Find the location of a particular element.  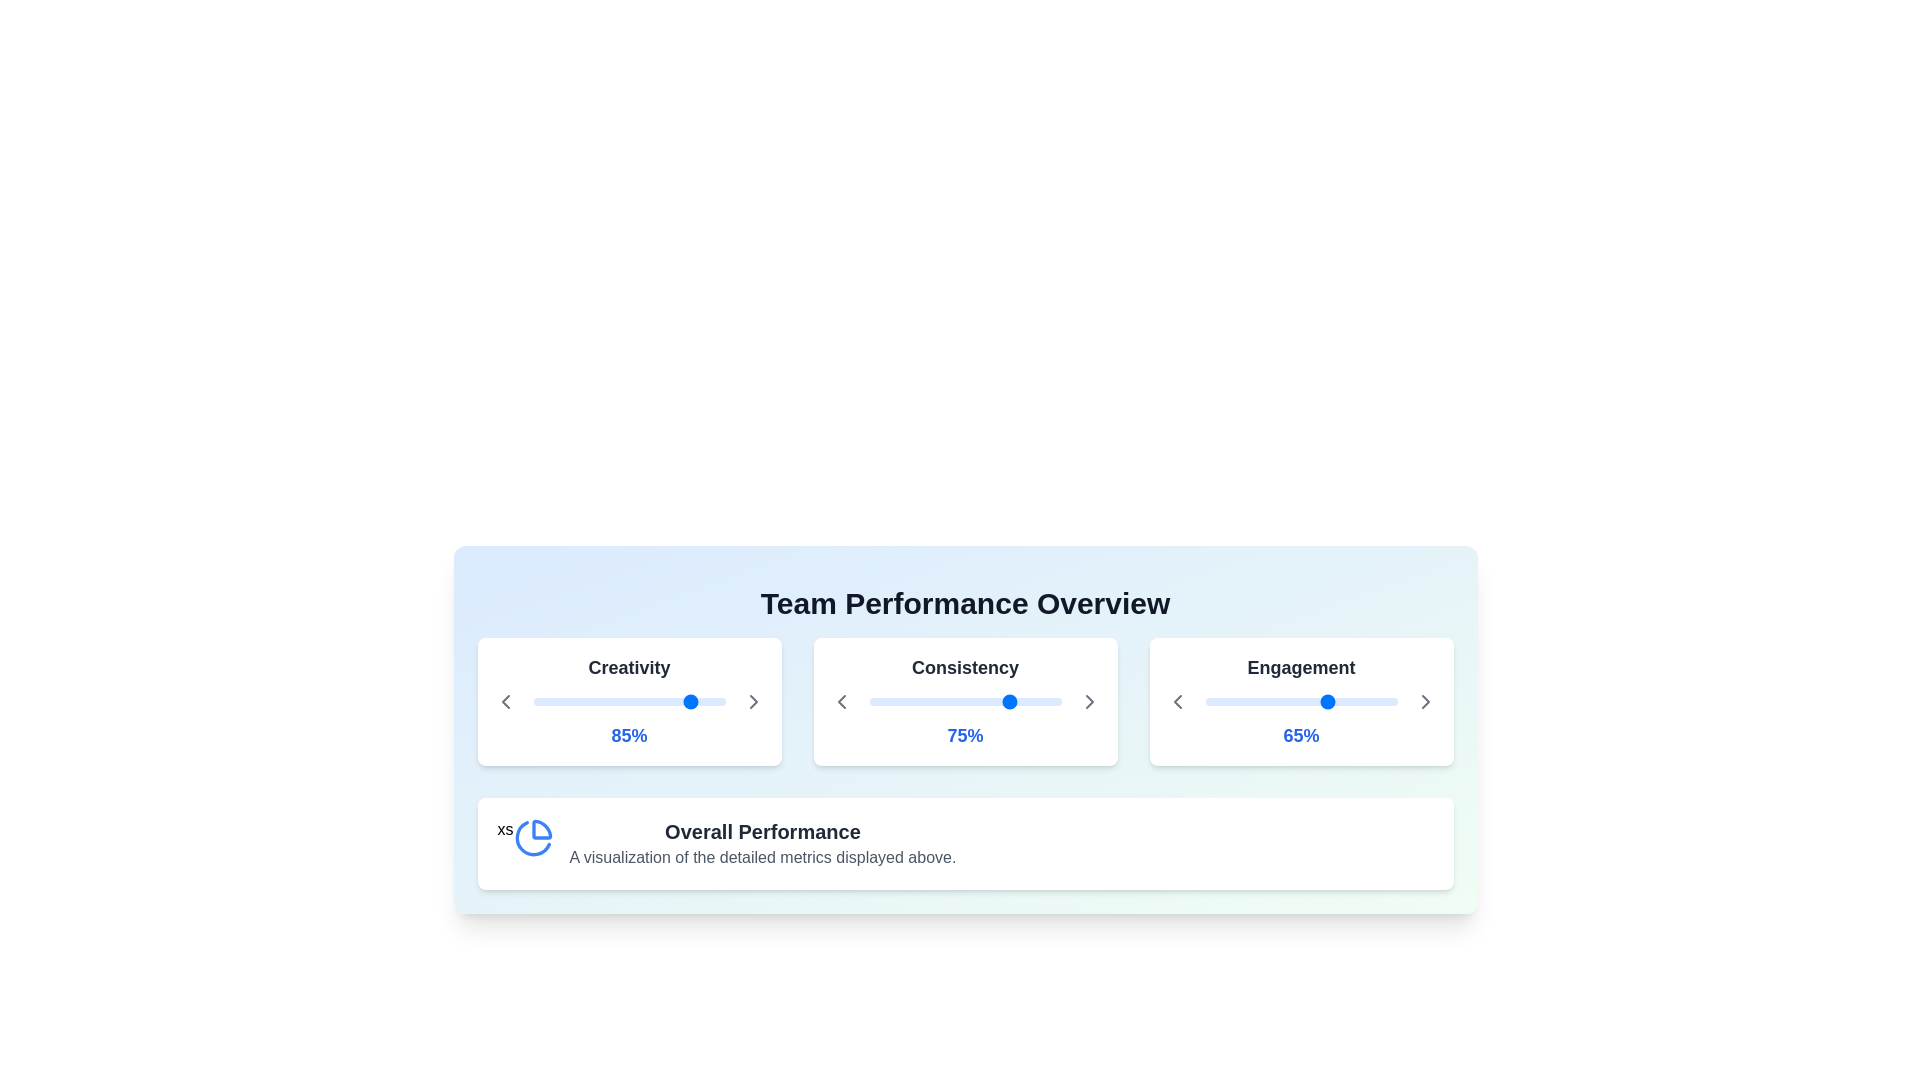

Creativity level is located at coordinates (669, 701).